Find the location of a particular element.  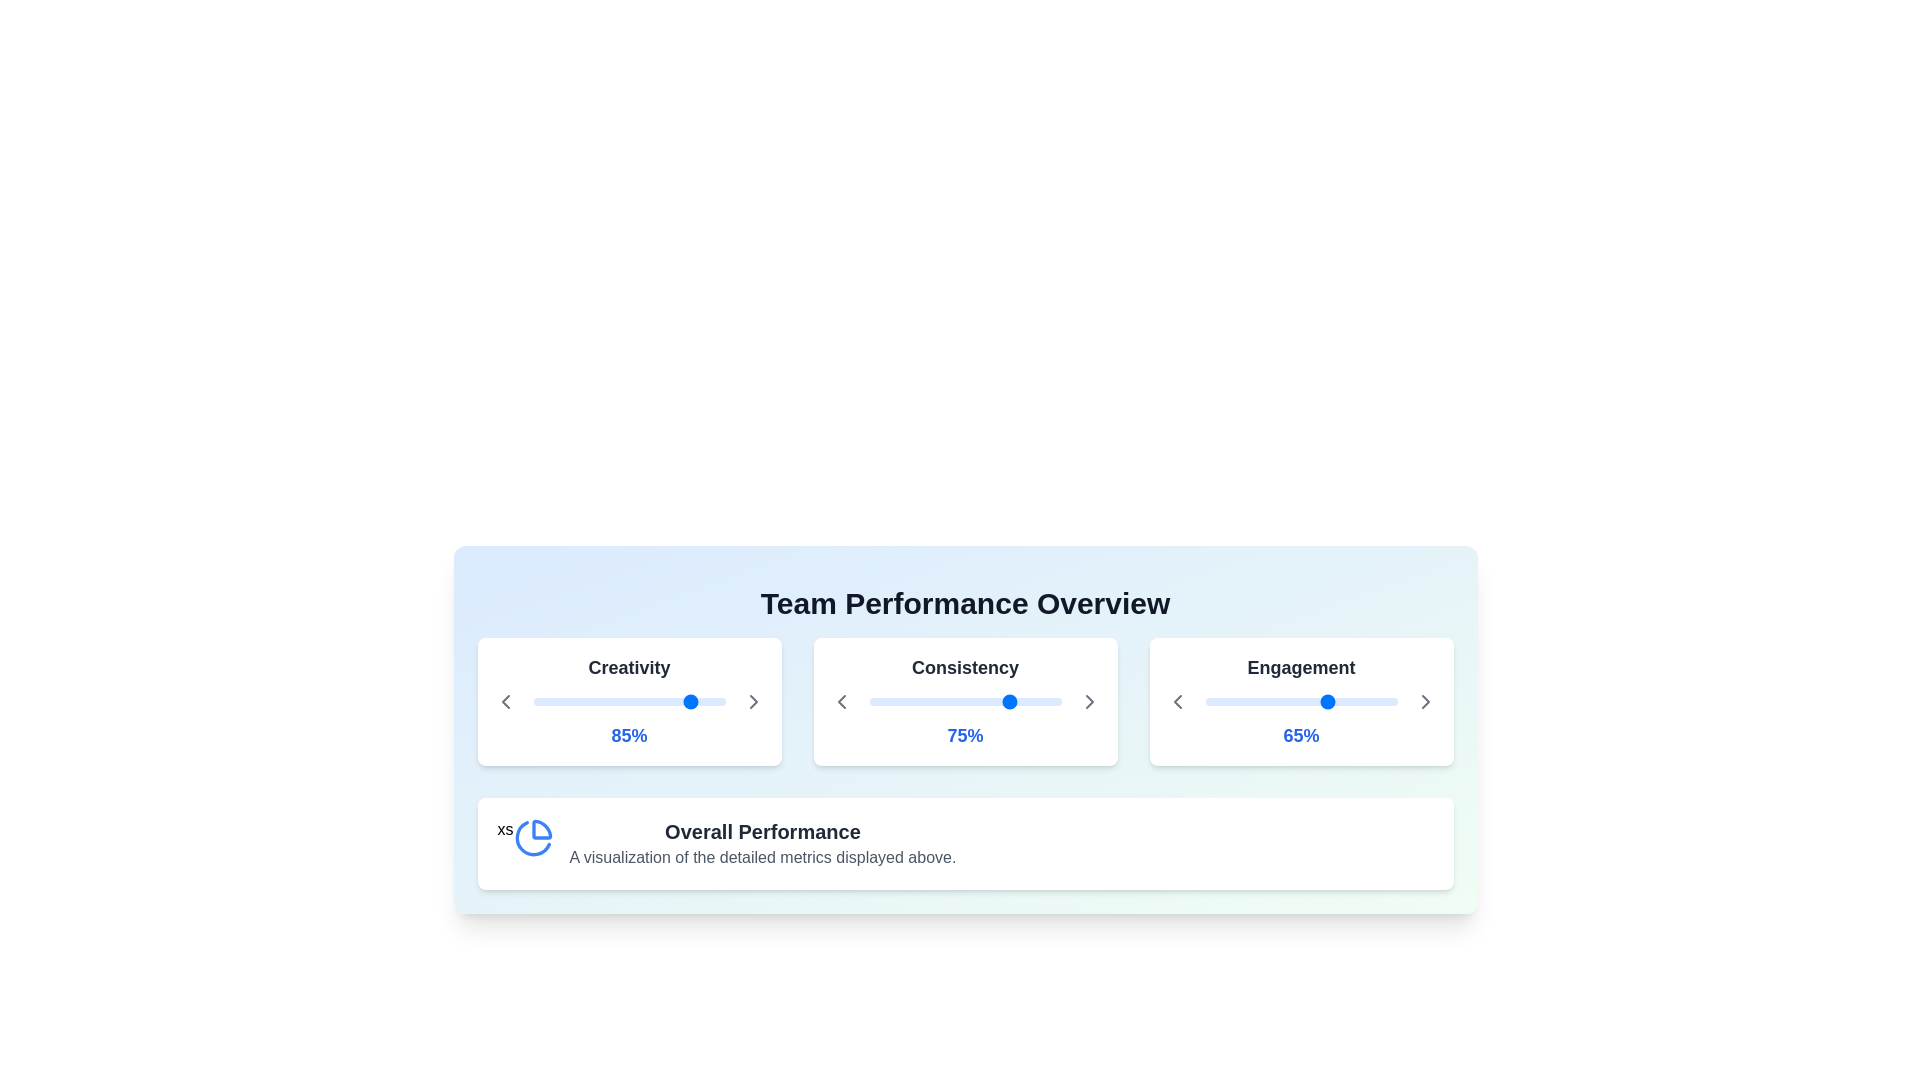

Creativity level is located at coordinates (669, 701).